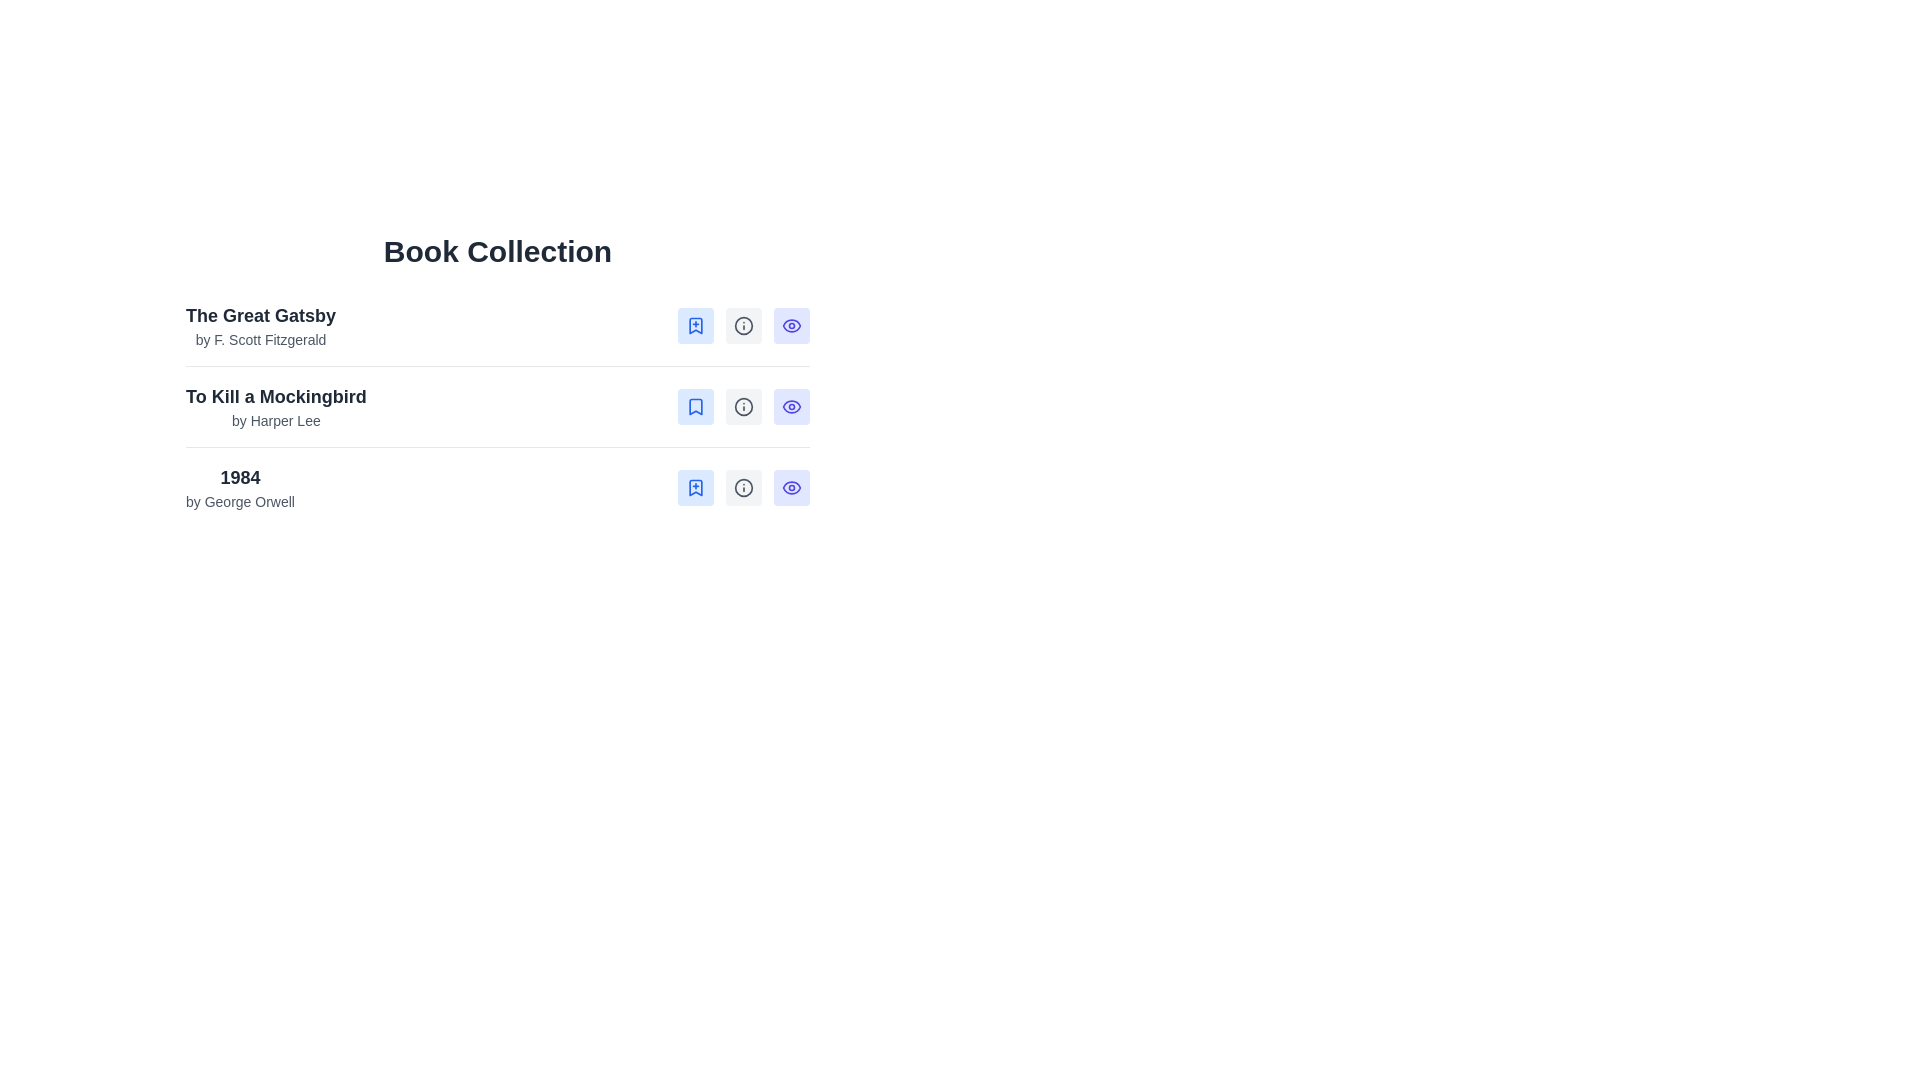 The width and height of the screenshot is (1920, 1080). Describe the element at coordinates (259, 325) in the screenshot. I see `the text block displaying the title 'The Great Gatsby' and the author 'by F. Scott Fitzgerald', which is the first entry under the 'Book Collection' heading` at that location.